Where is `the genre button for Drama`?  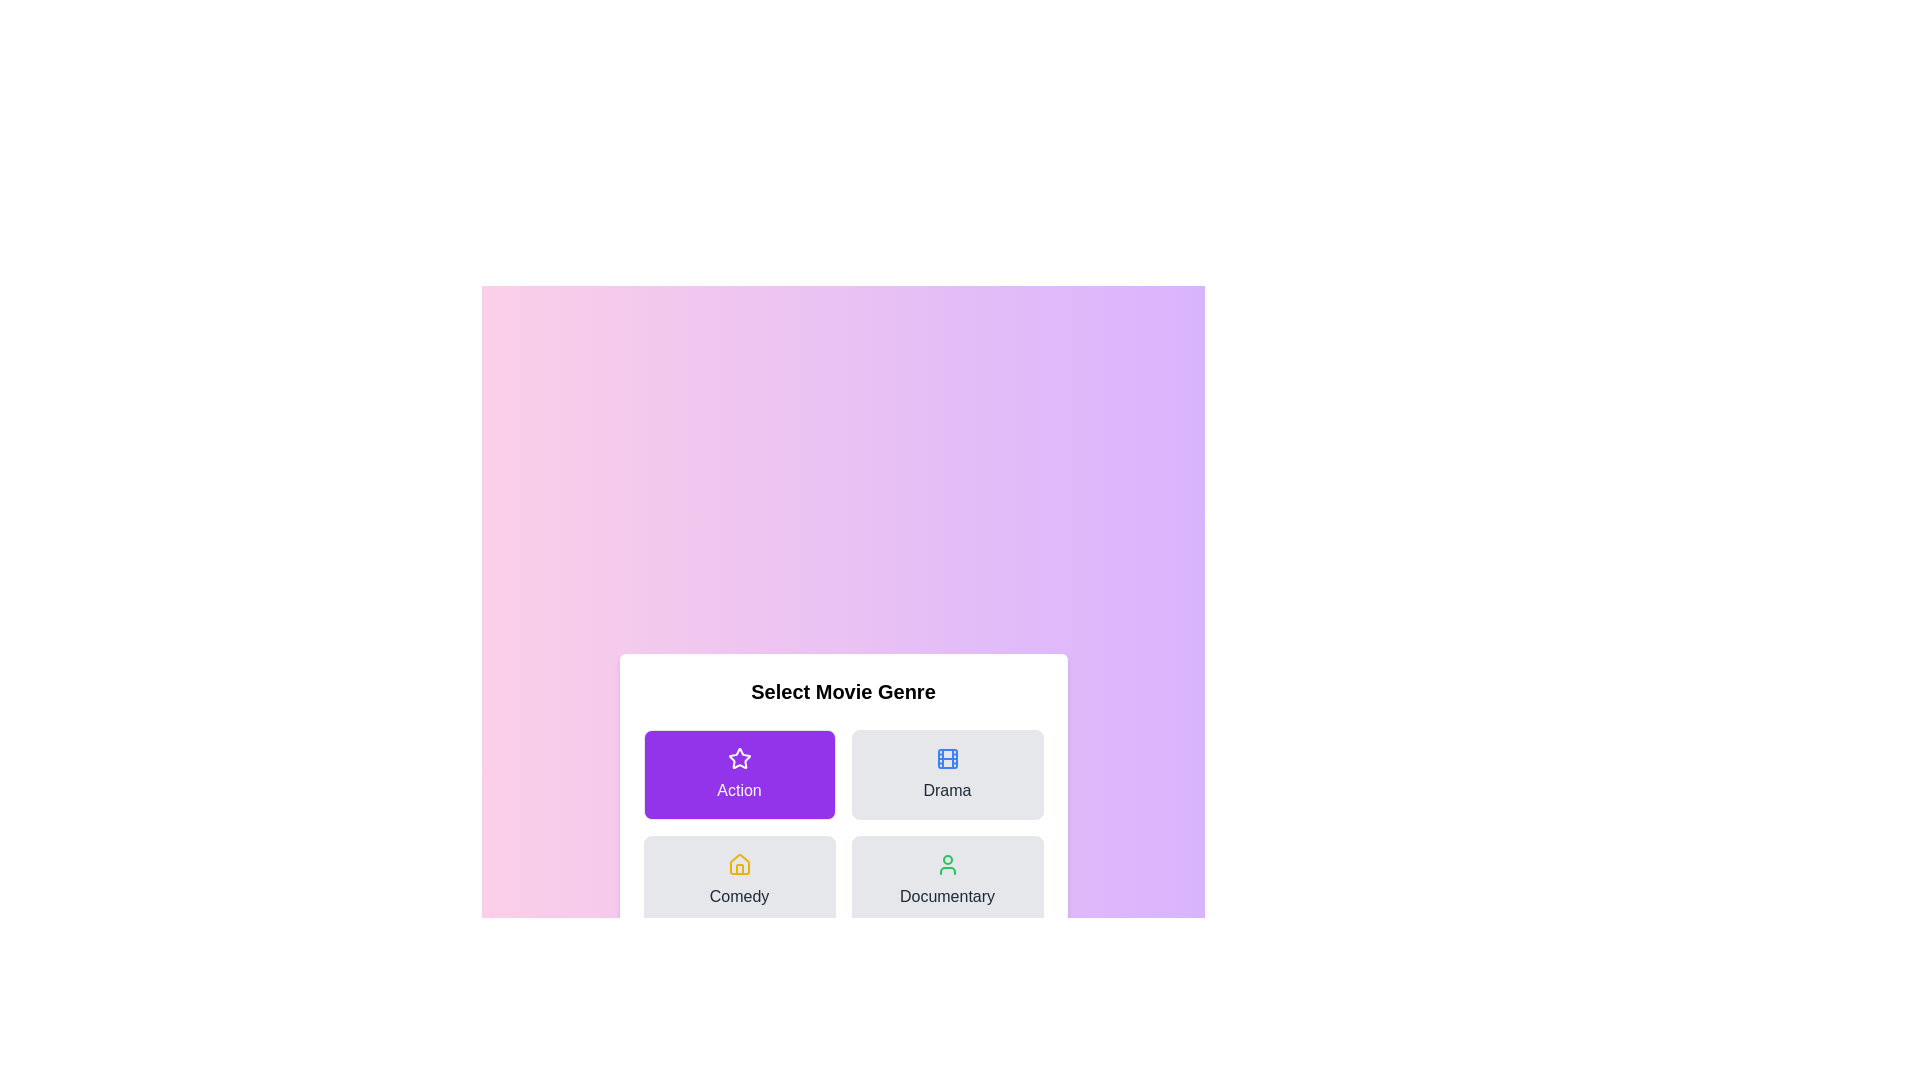
the genre button for Drama is located at coordinates (946, 774).